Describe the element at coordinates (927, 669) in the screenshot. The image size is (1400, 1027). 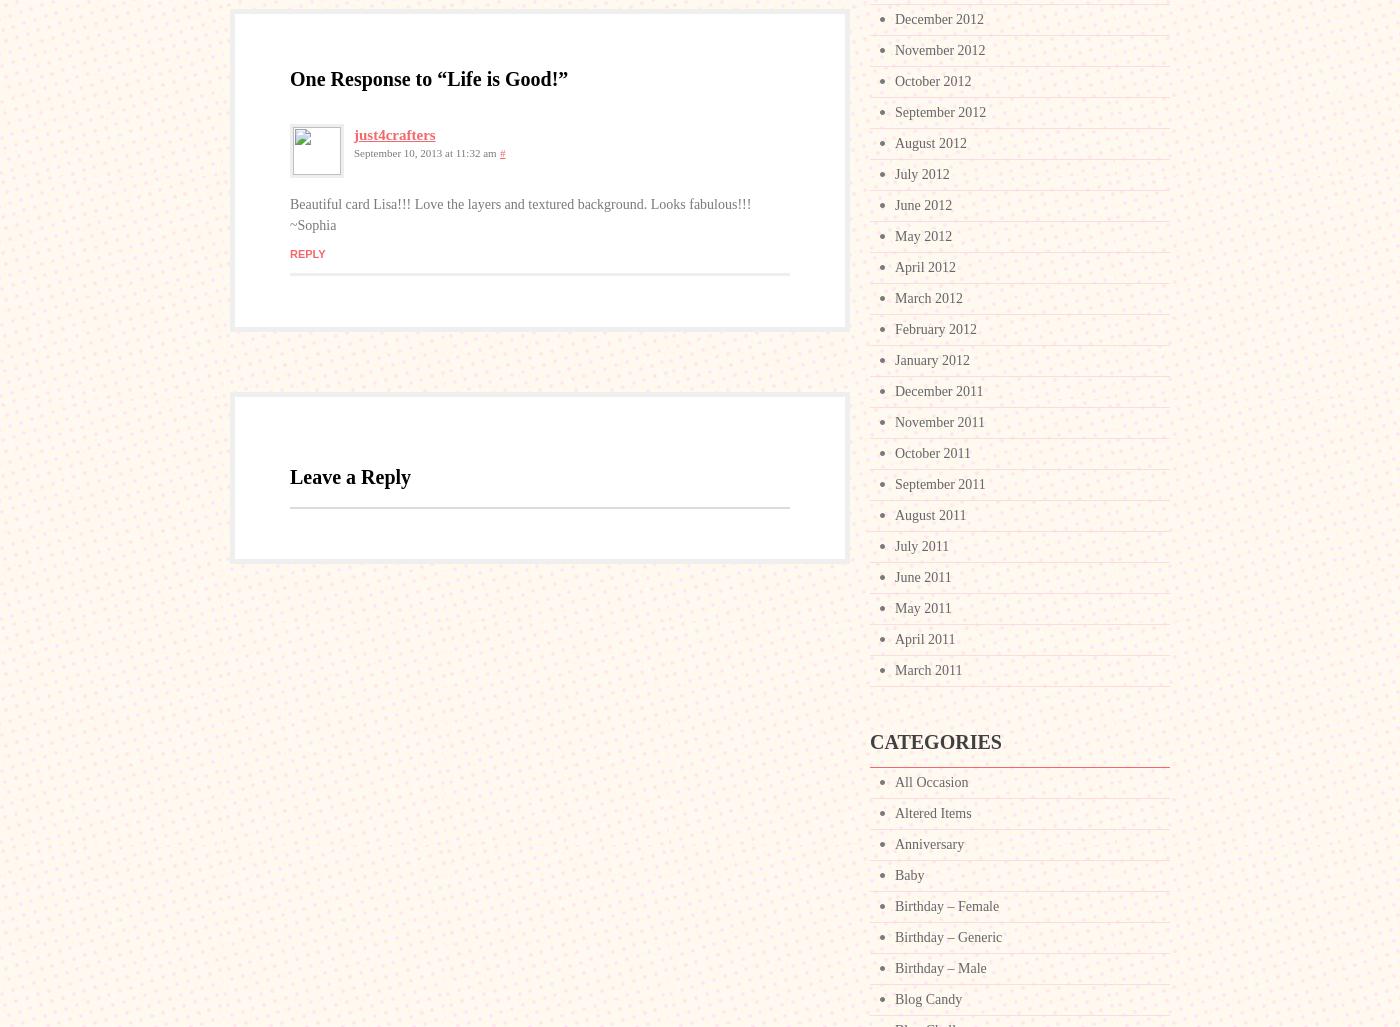
I see `'March 2011'` at that location.